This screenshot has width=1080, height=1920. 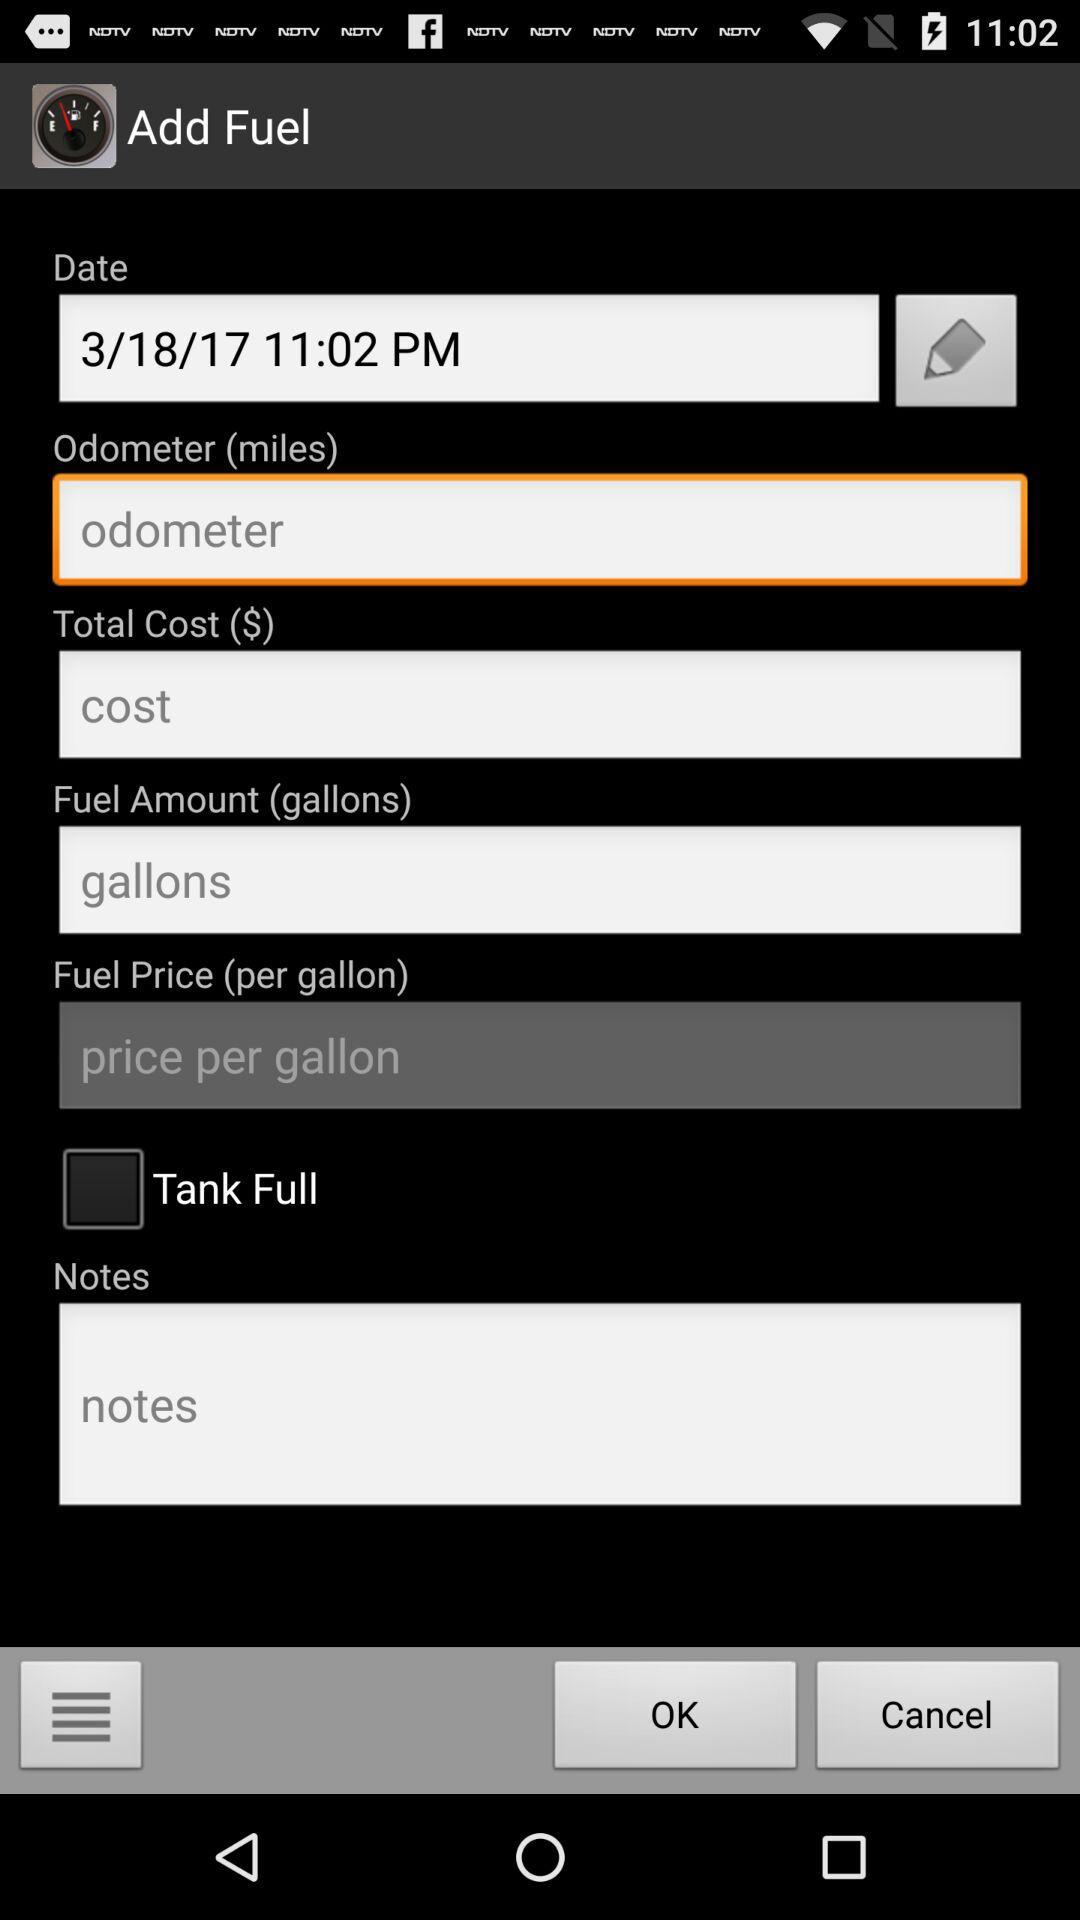 What do you see at coordinates (955, 356) in the screenshot?
I see `edit date icon next to date text field` at bounding box center [955, 356].